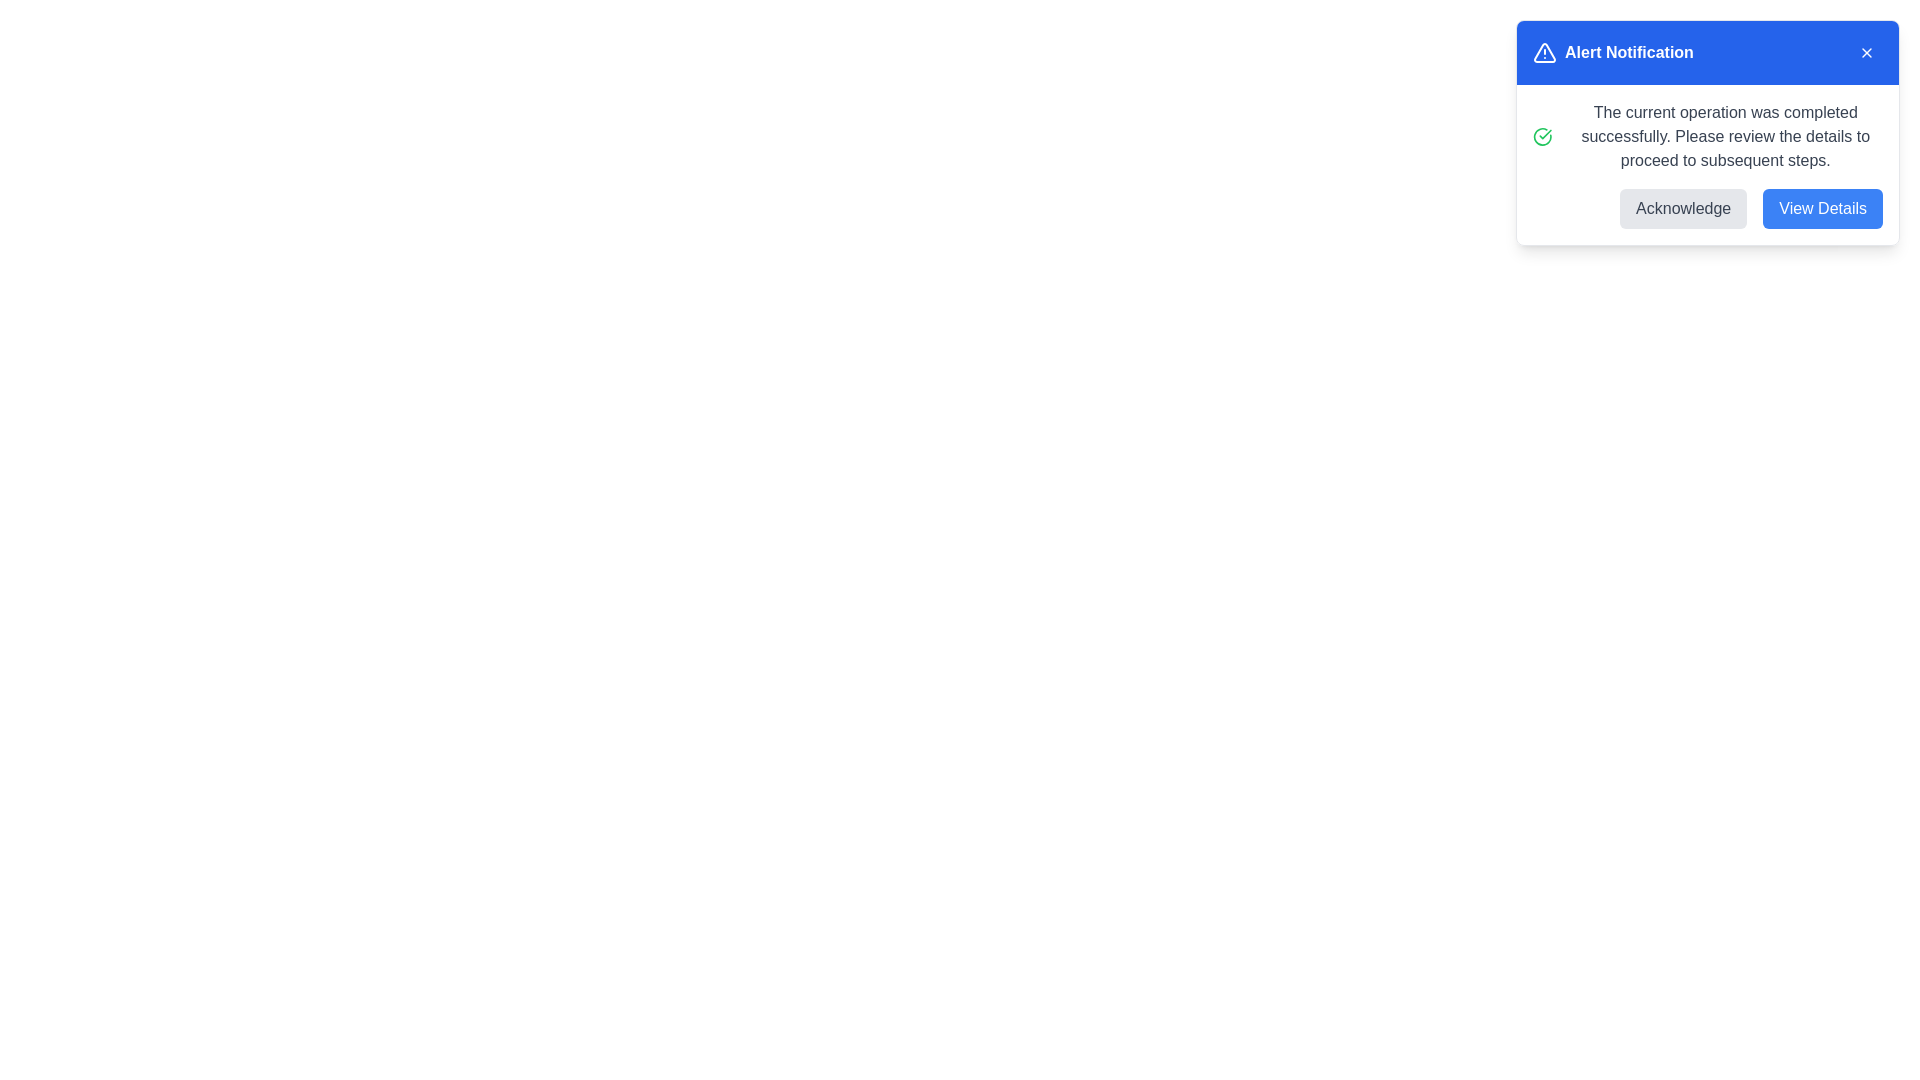  Describe the element at coordinates (1541, 136) in the screenshot. I see `the success icon located to the left of the message box indicating 'The current operation was completed successfully.'` at that location.